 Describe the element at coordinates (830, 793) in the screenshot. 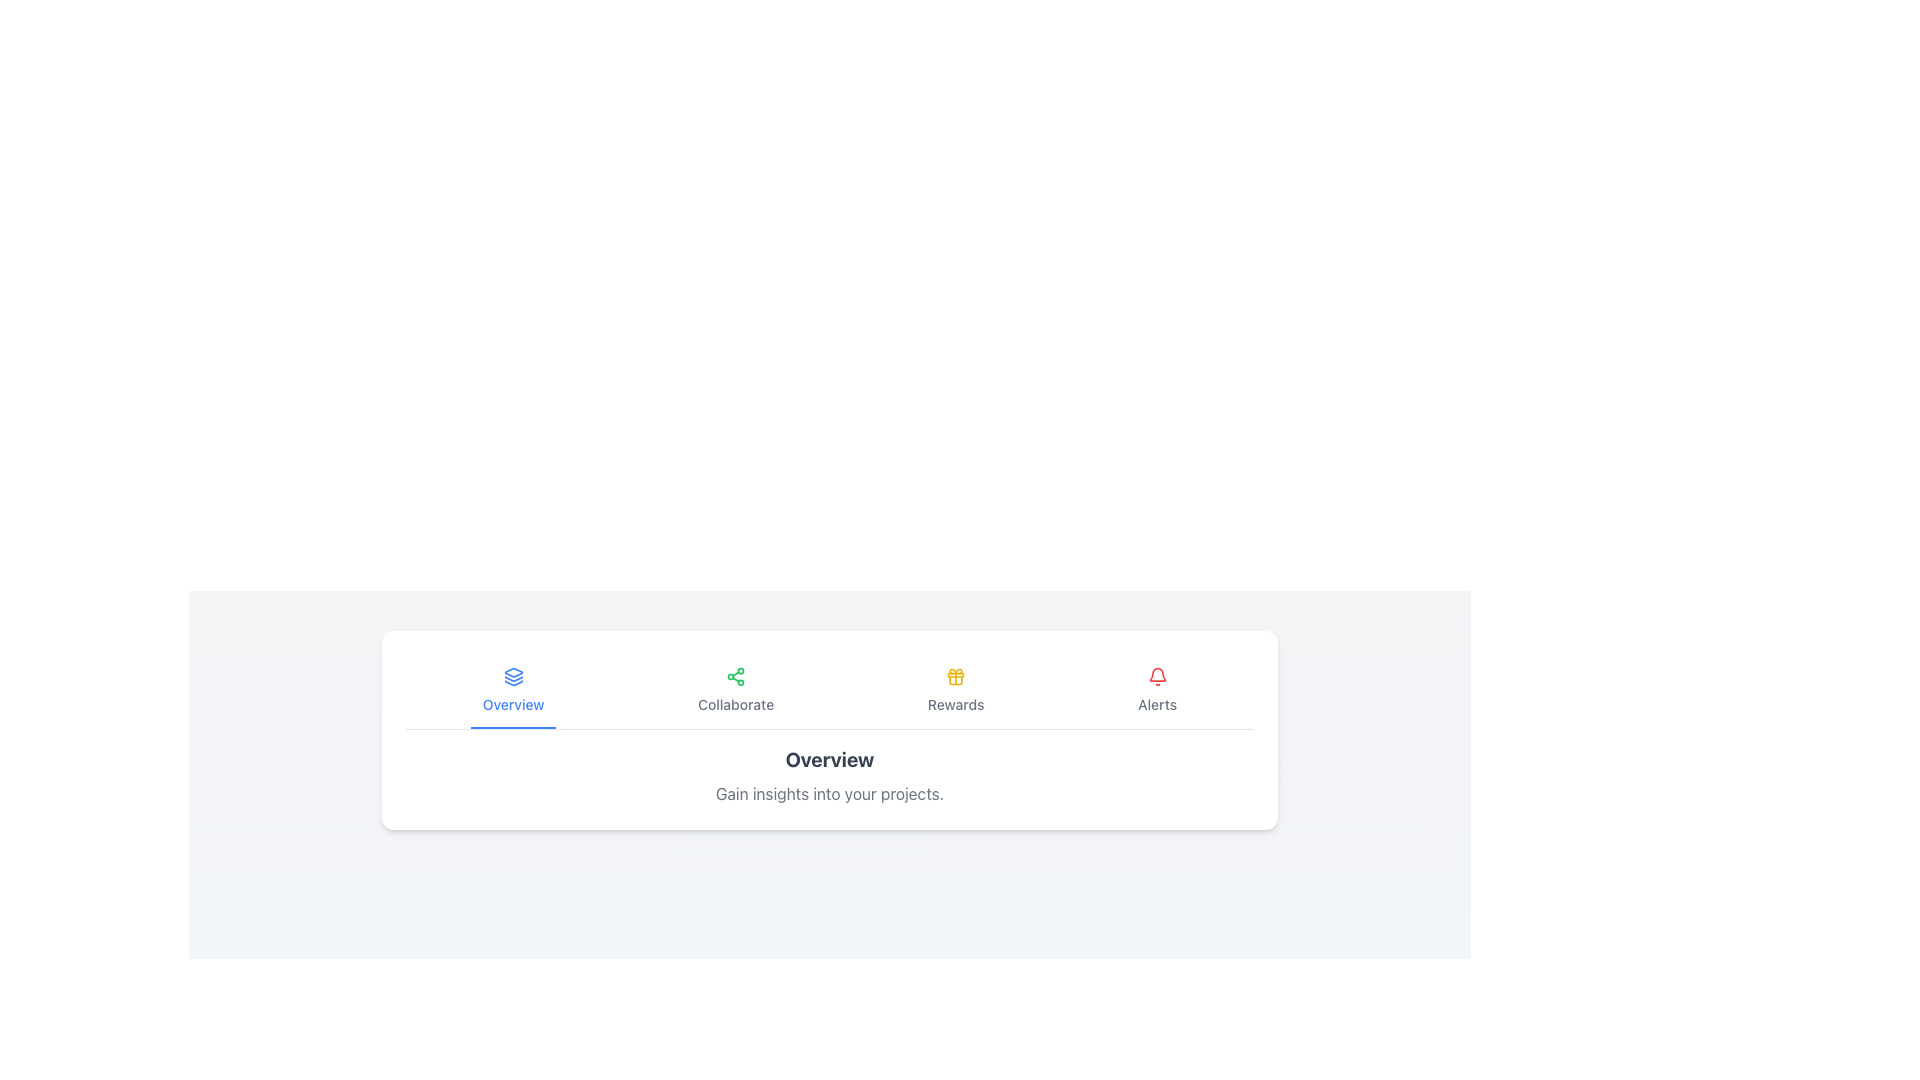

I see `the text label displaying 'Gain insights into your projects.' which is located directly beneath the bold 'Overview' heading` at that location.